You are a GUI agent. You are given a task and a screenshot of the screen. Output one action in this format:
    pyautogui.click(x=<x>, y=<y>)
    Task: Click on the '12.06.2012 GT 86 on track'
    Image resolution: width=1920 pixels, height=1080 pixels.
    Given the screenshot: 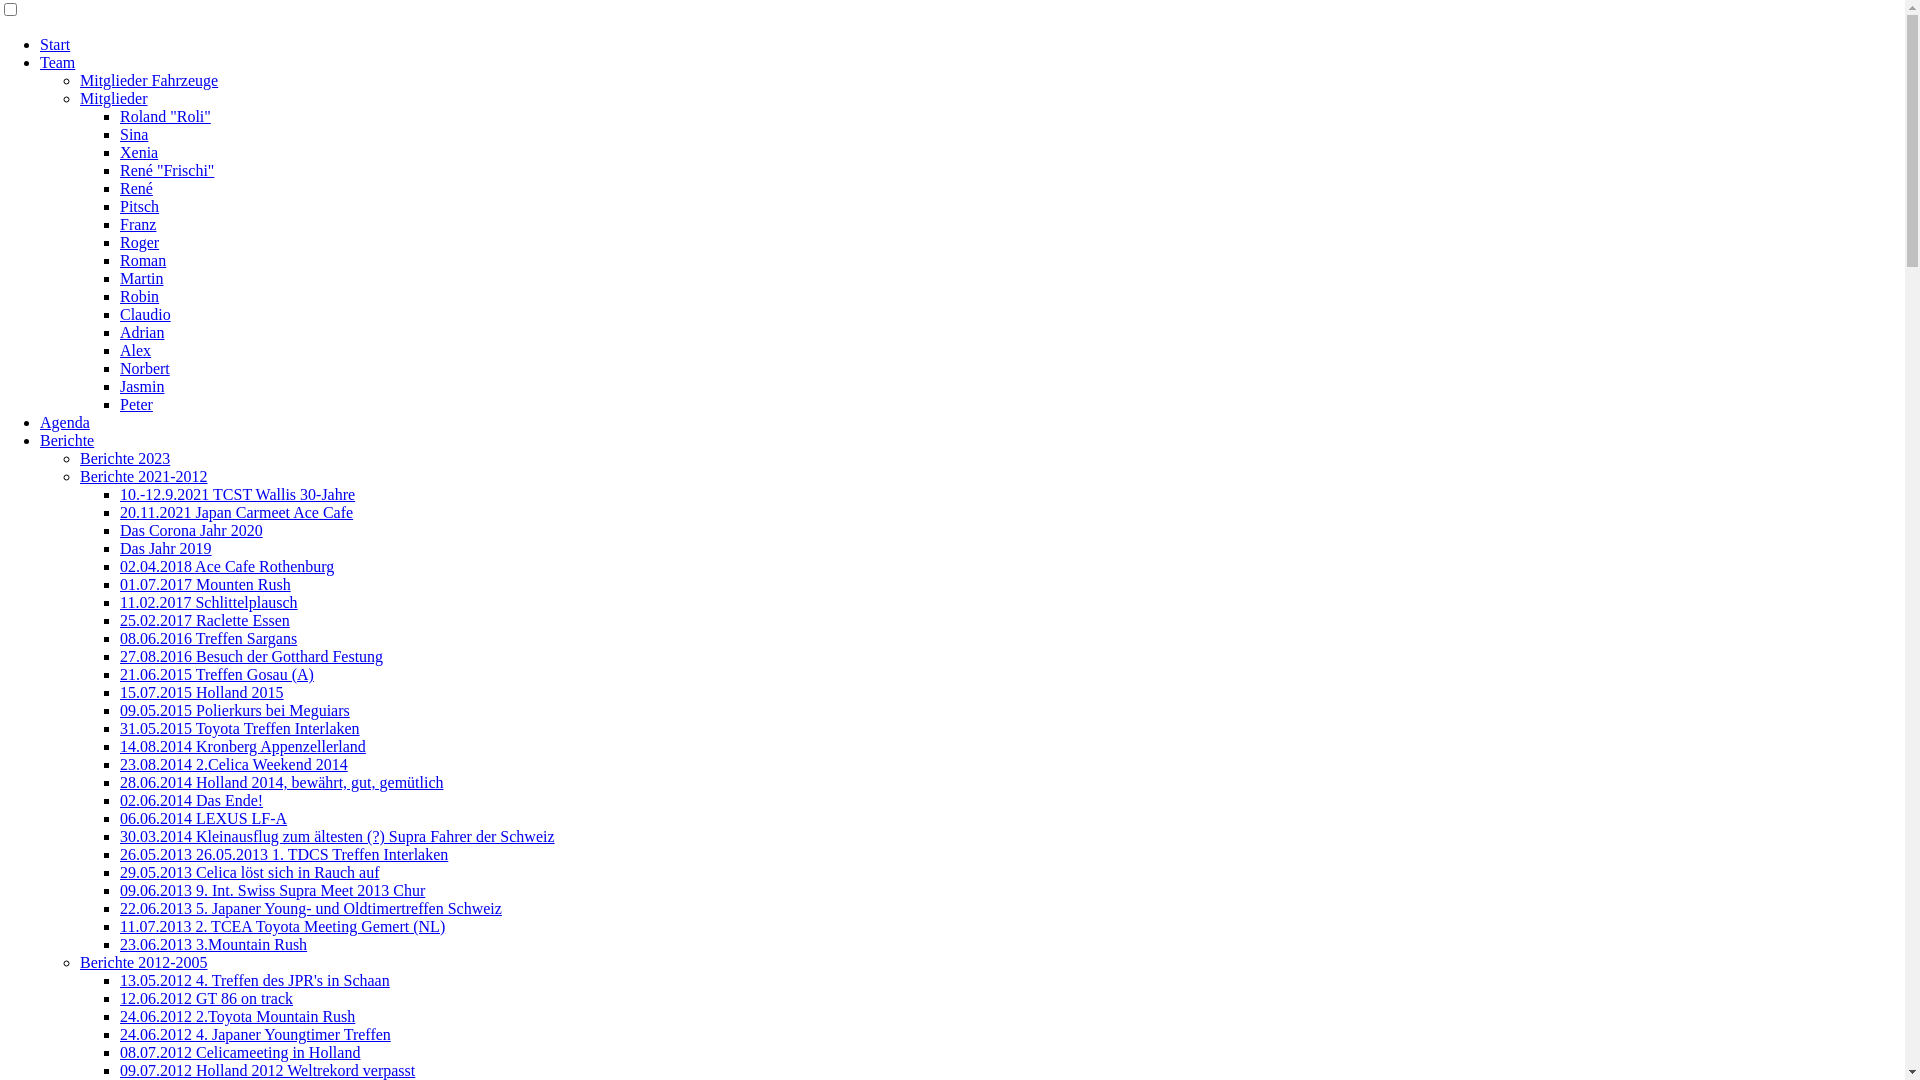 What is the action you would take?
    pyautogui.click(x=206, y=998)
    